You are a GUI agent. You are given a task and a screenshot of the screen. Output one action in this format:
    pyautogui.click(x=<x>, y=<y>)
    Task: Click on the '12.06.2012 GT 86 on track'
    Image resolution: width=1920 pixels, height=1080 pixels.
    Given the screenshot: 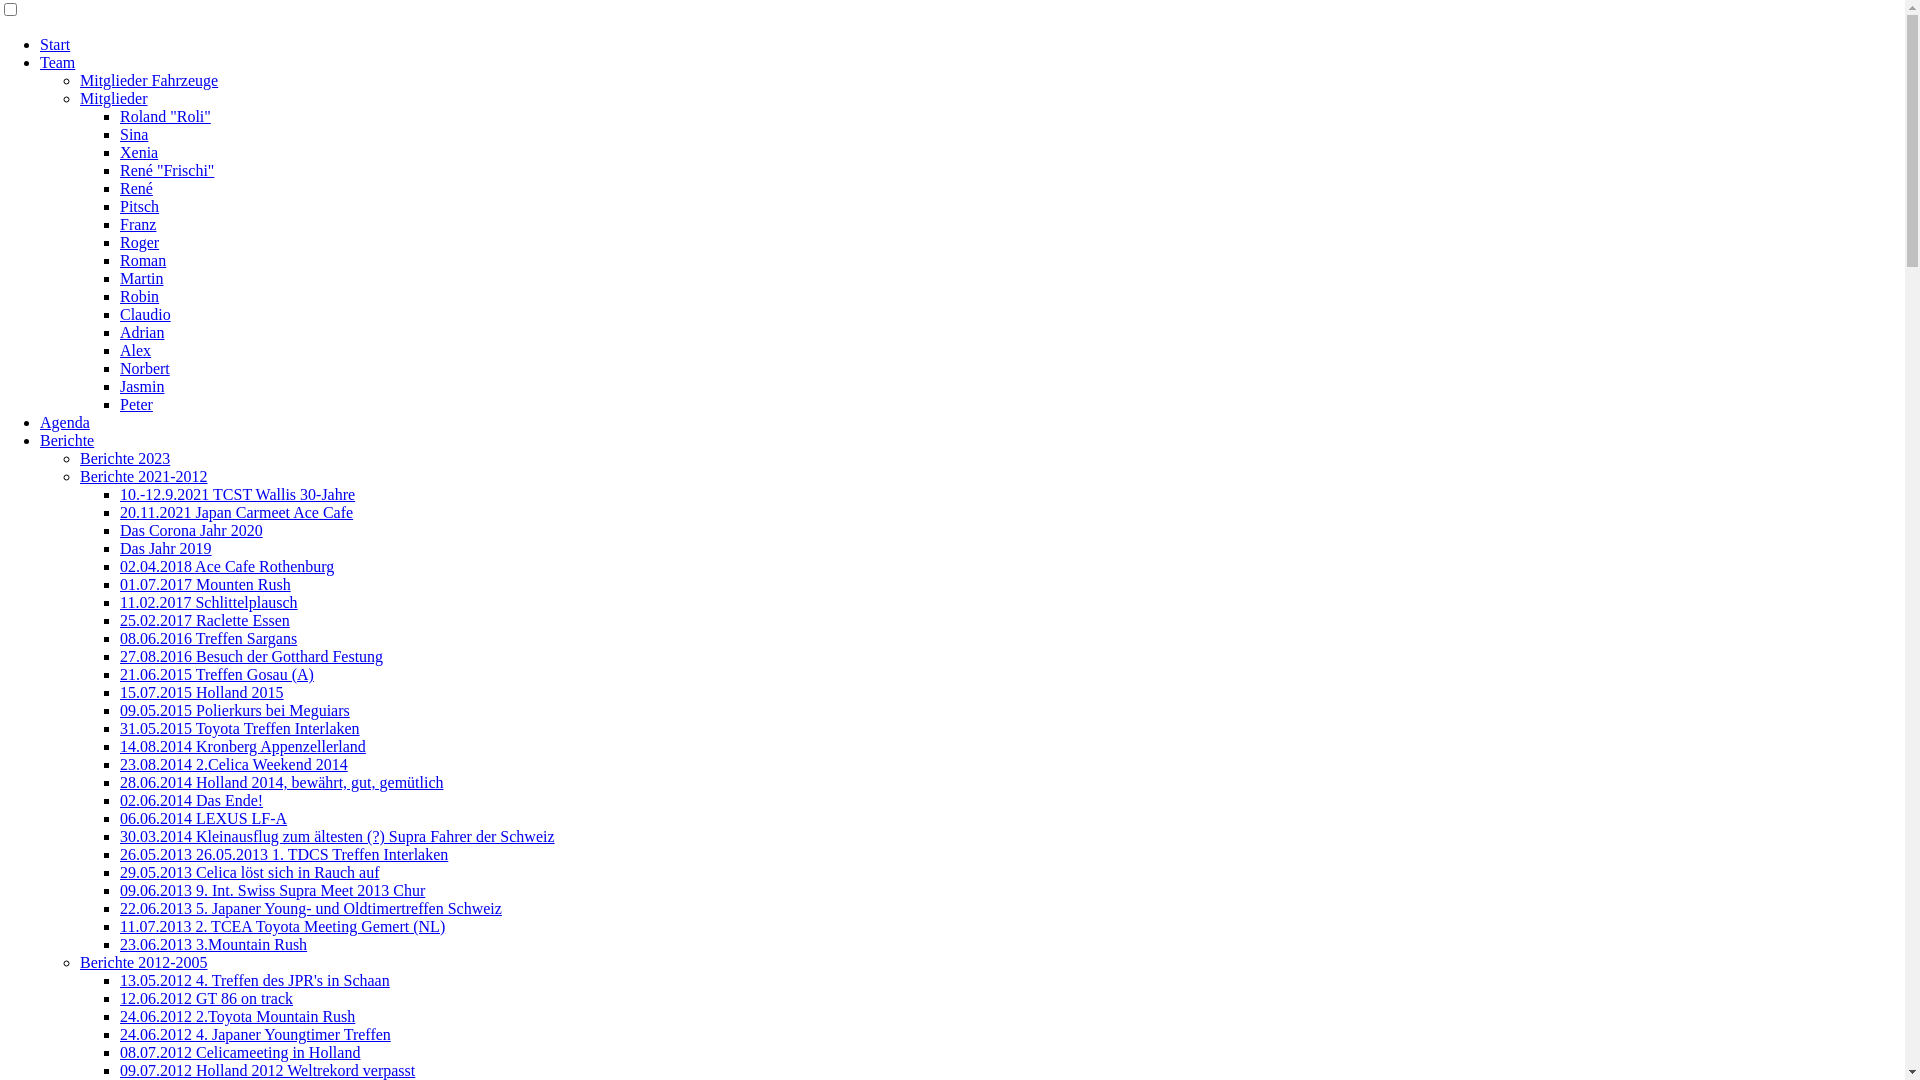 What is the action you would take?
    pyautogui.click(x=206, y=998)
    